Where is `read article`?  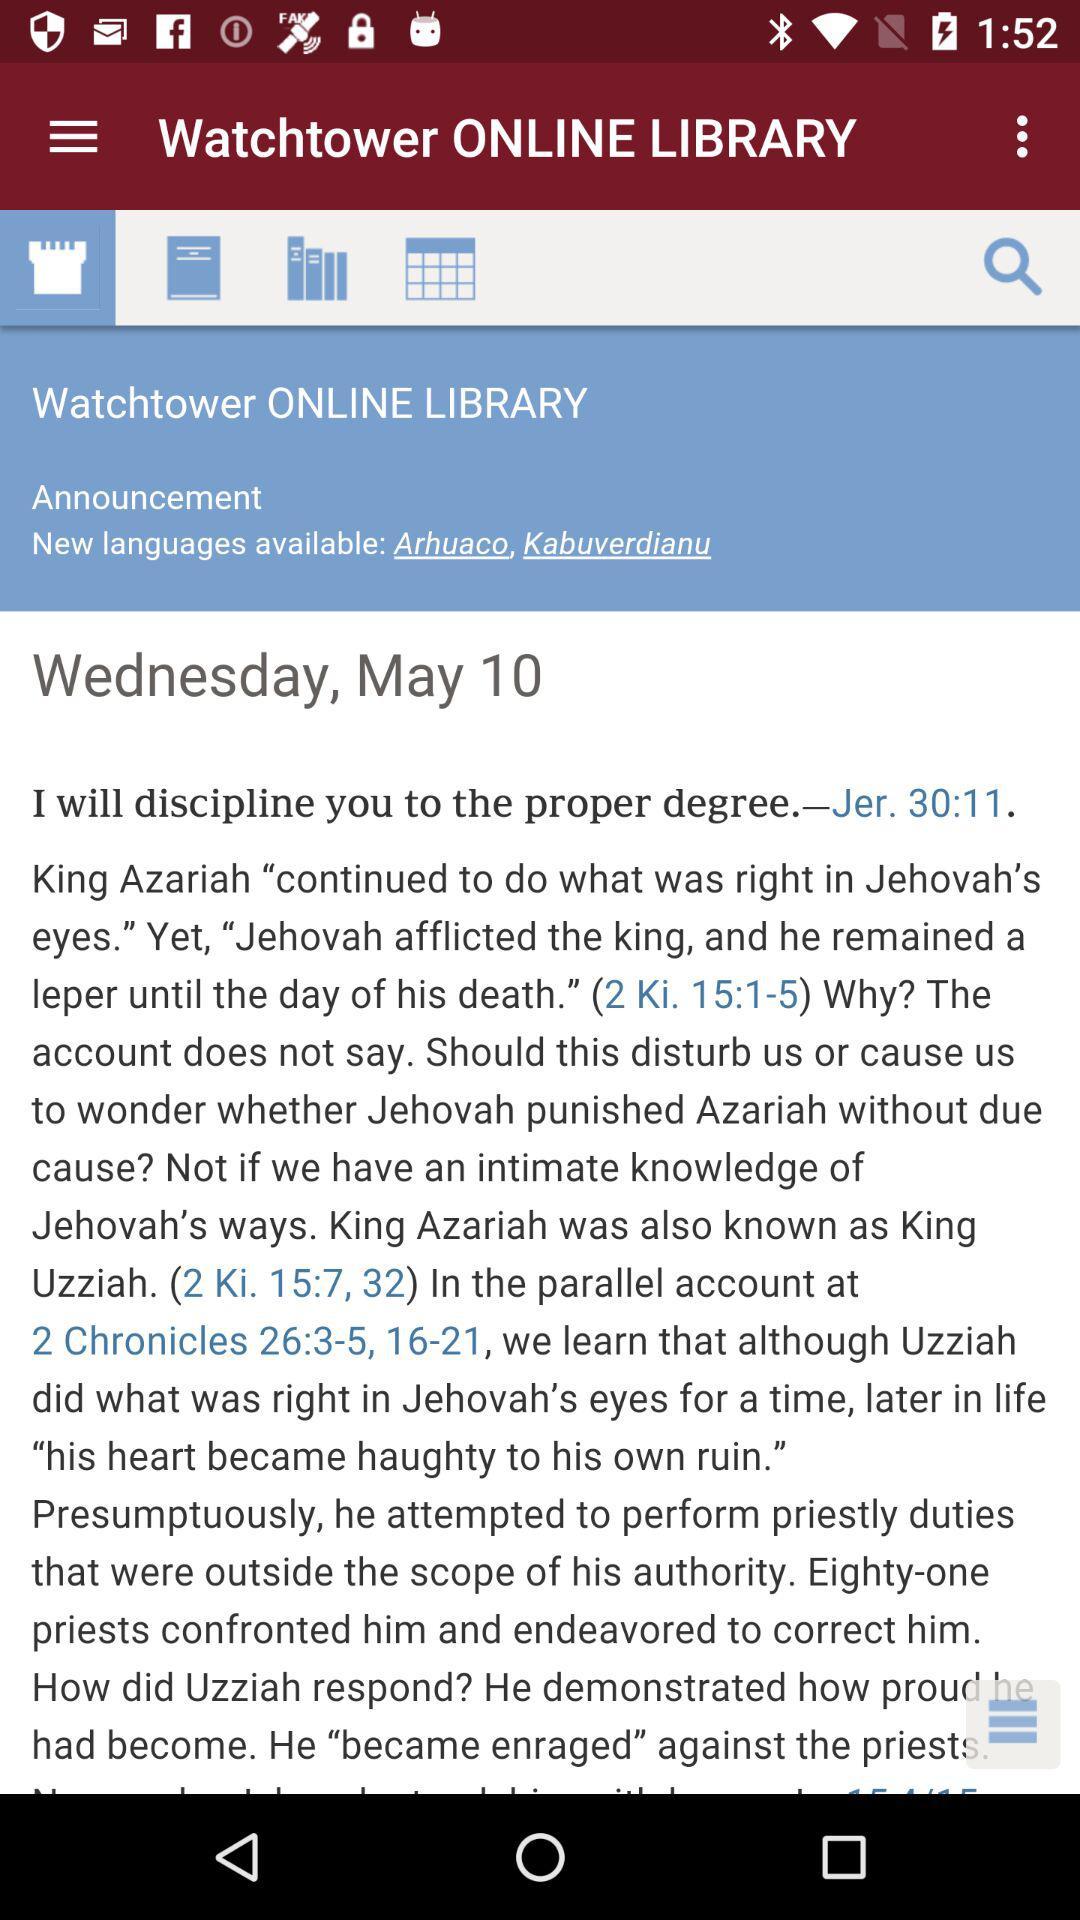
read article is located at coordinates (540, 1002).